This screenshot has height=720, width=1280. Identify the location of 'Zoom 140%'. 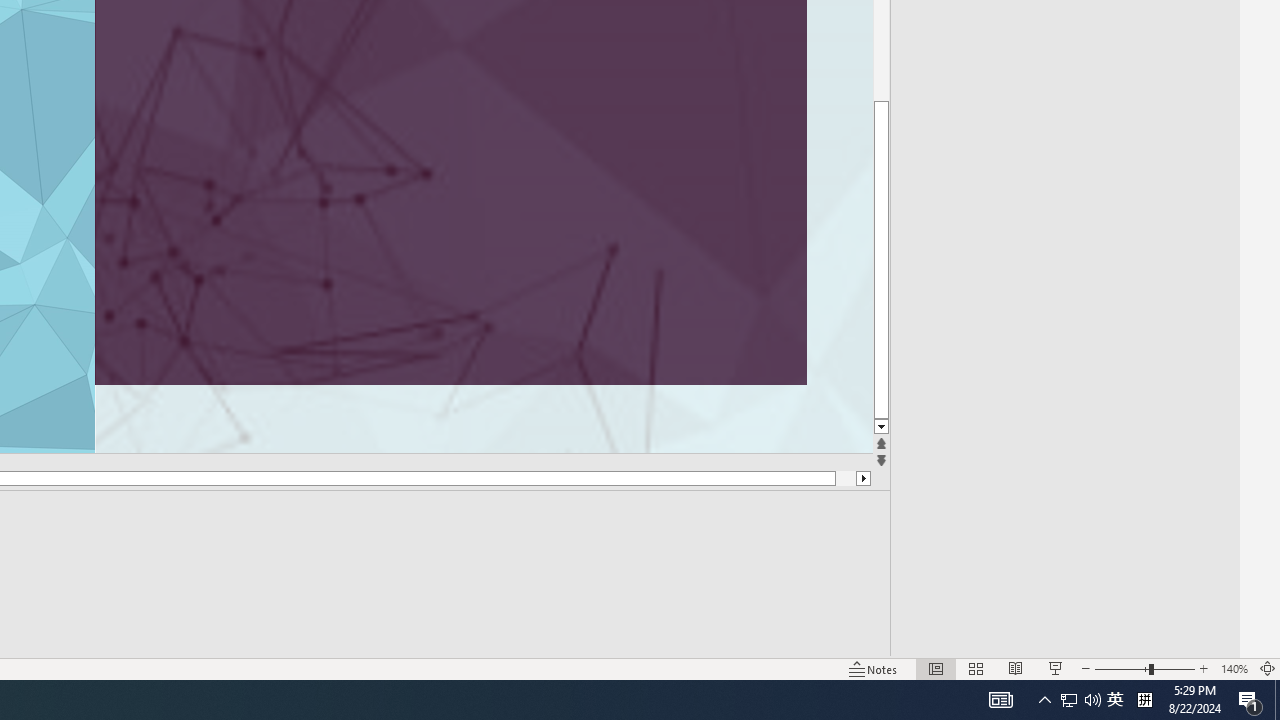
(1233, 669).